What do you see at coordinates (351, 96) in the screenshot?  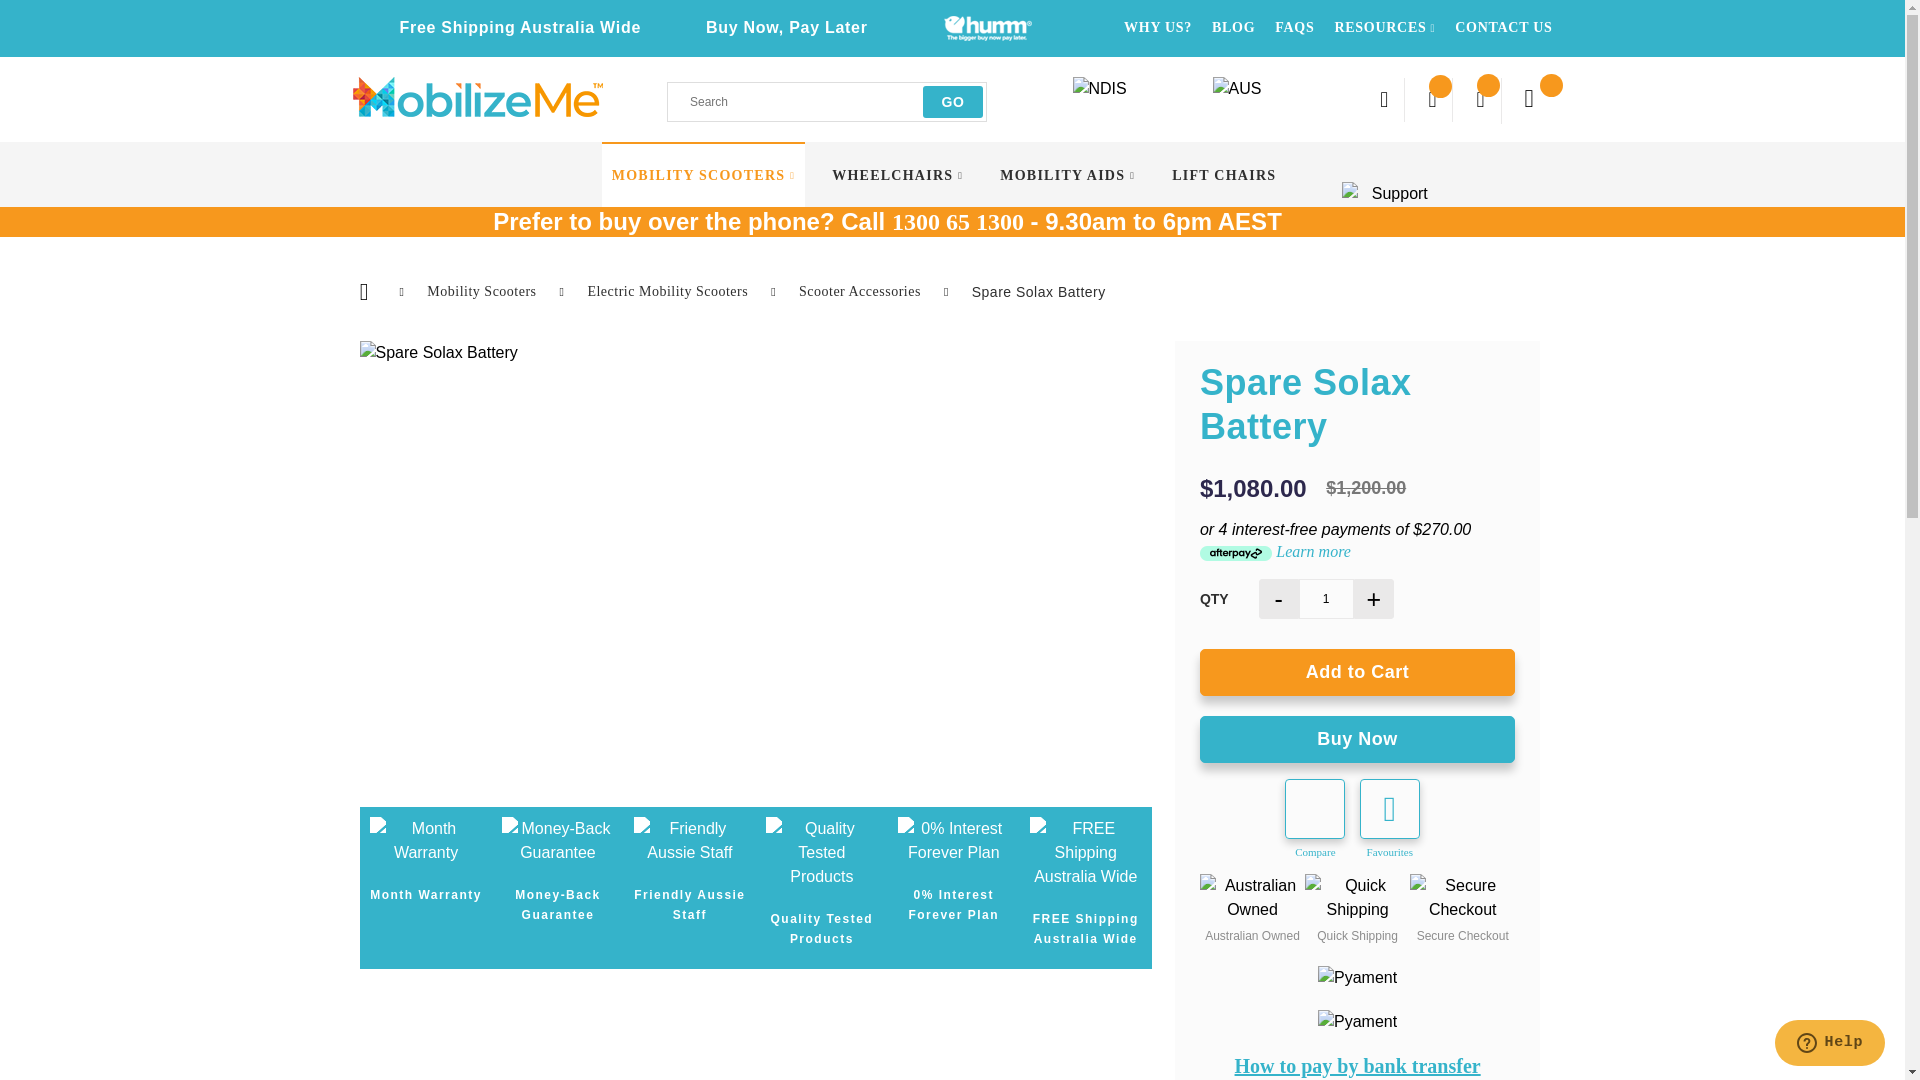 I see `'MobilizeMe'` at bounding box center [351, 96].